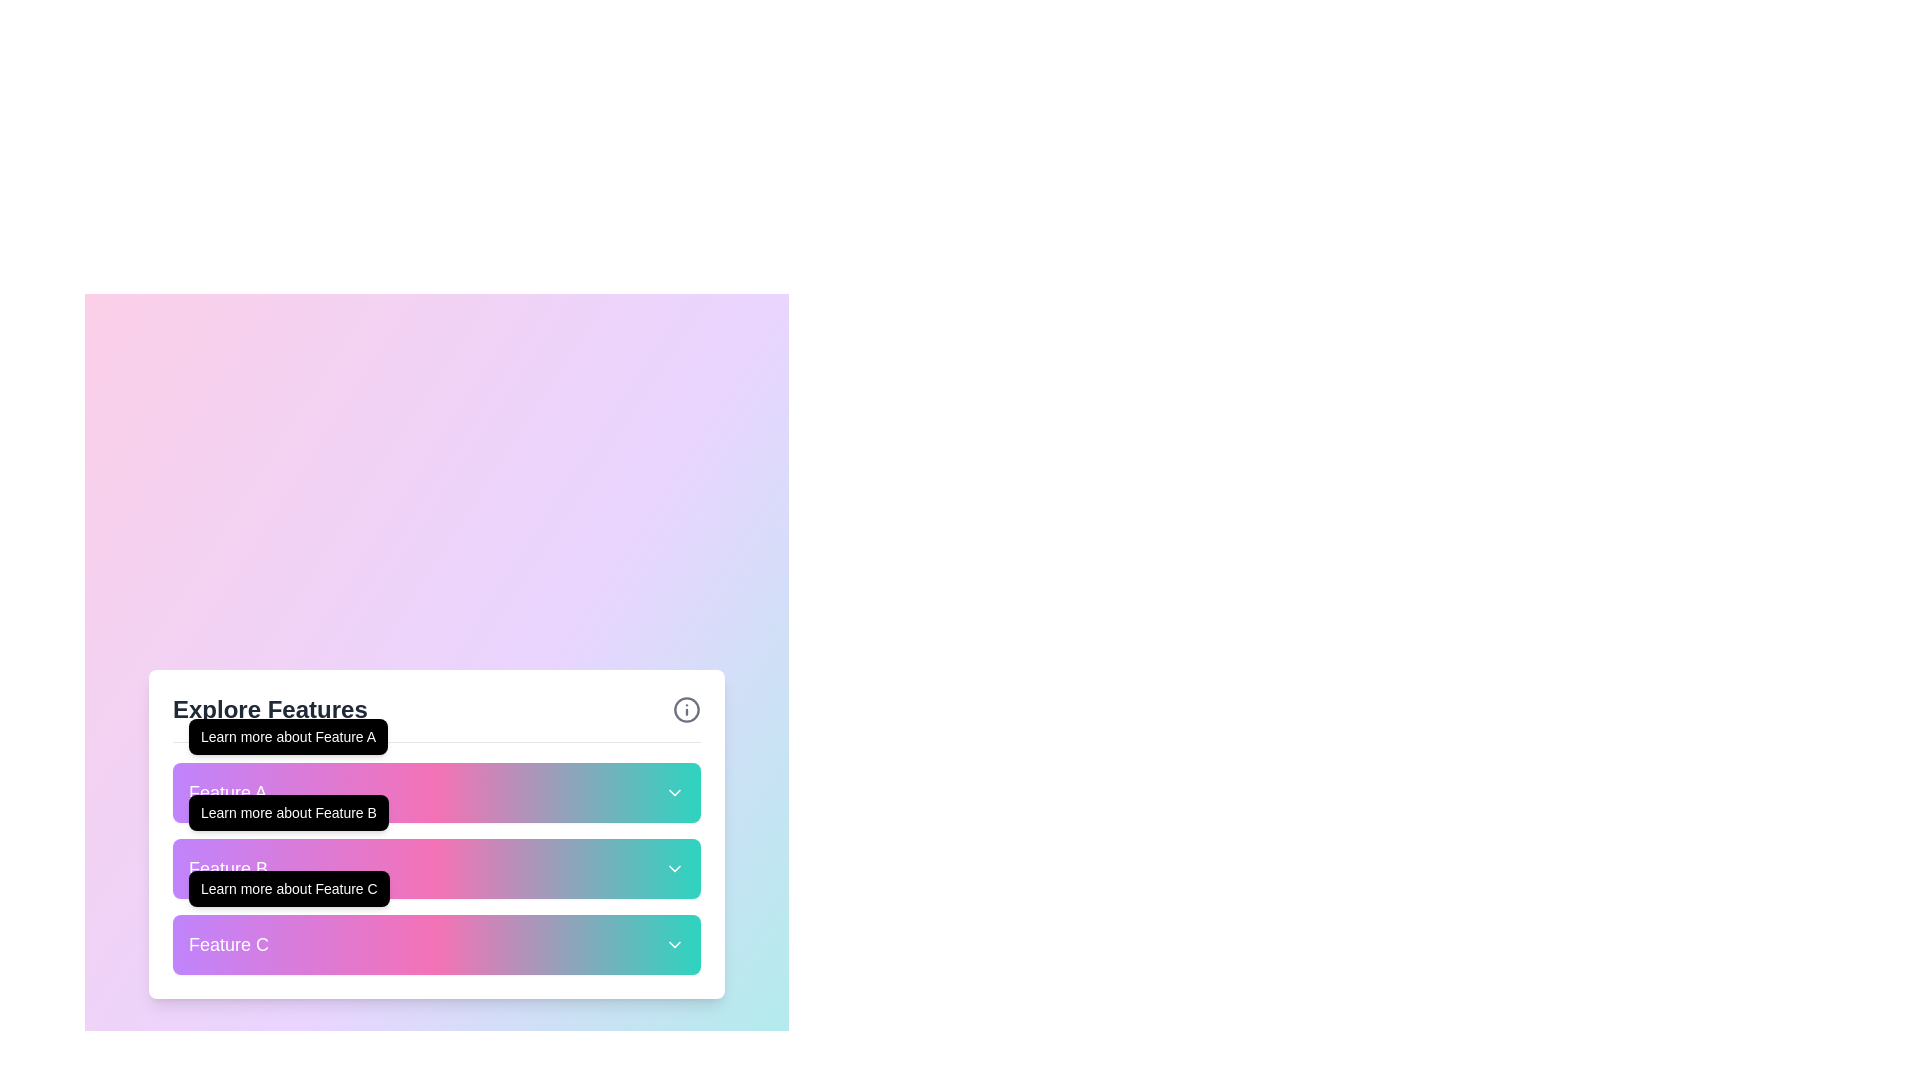  What do you see at coordinates (675, 791) in the screenshot?
I see `the downward-pointing chevron SVG icon located in the top-right corner of the second row of feature panels` at bounding box center [675, 791].